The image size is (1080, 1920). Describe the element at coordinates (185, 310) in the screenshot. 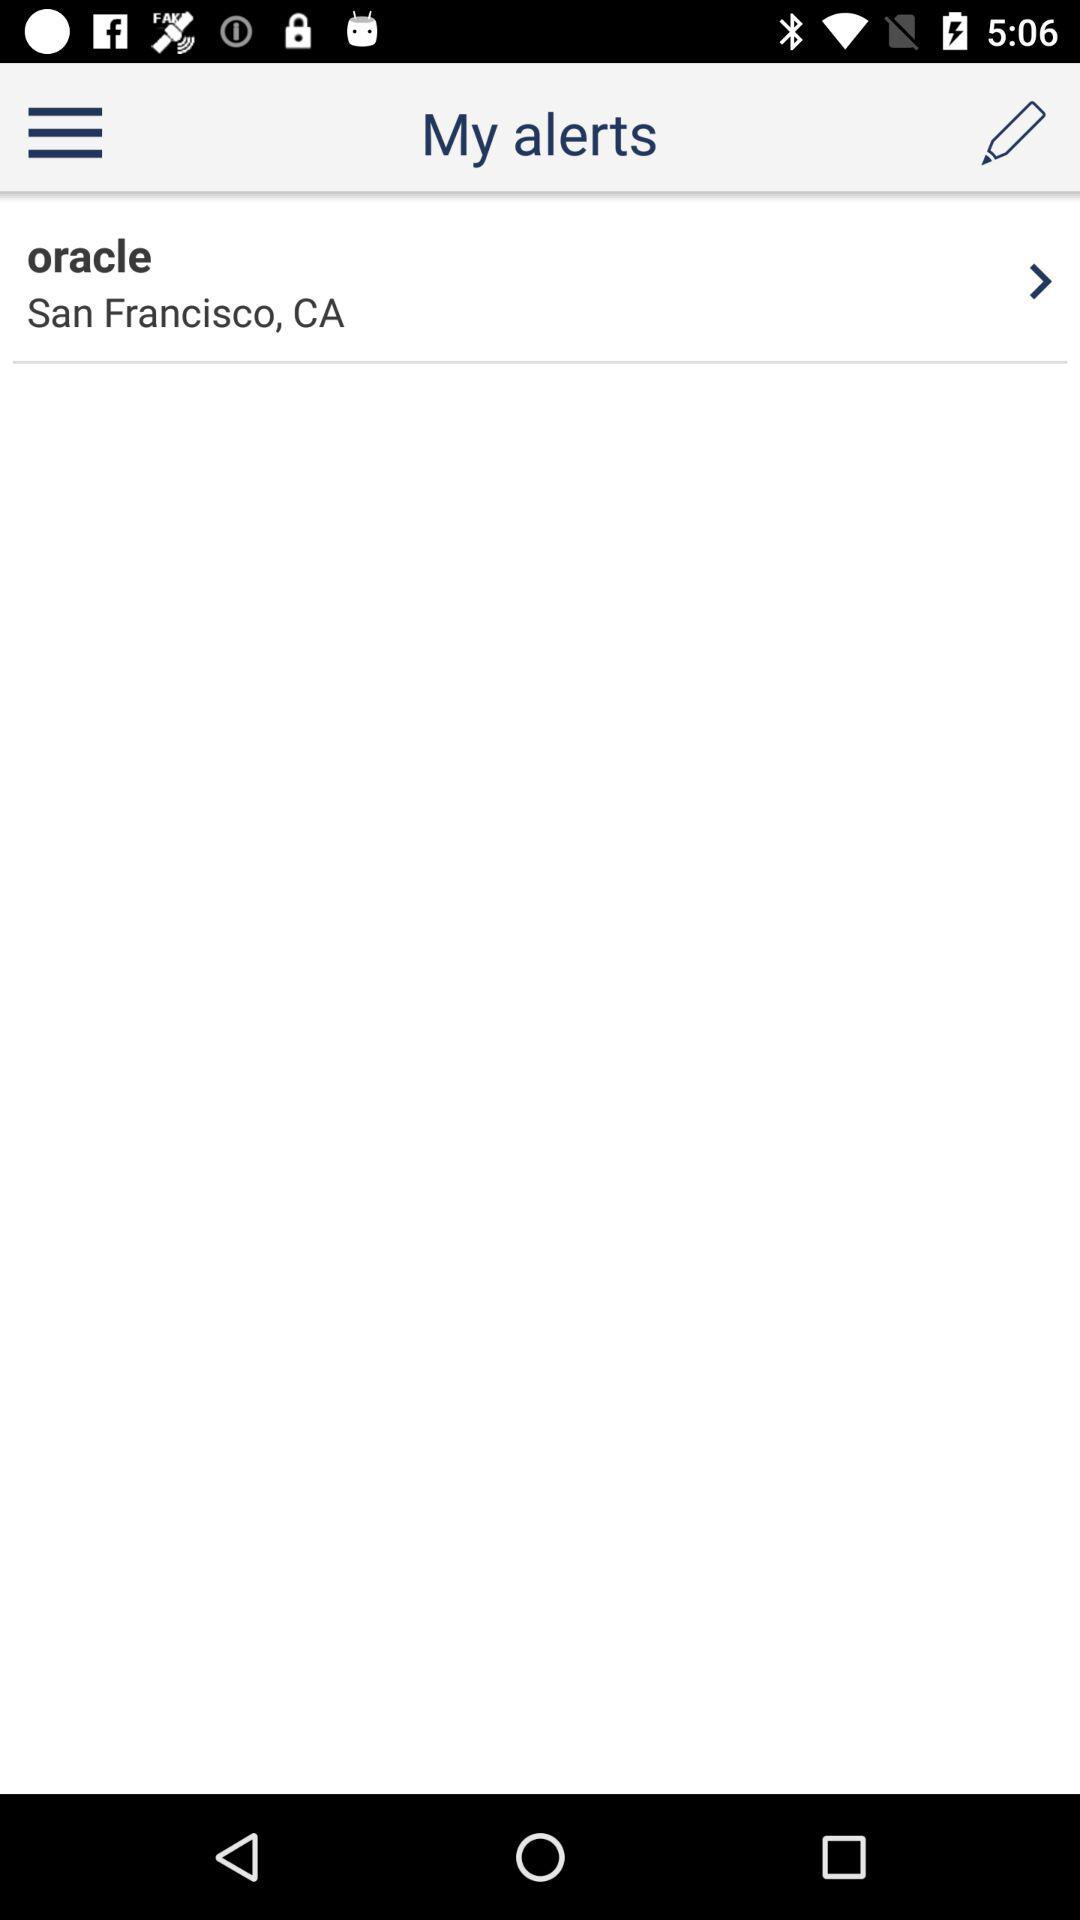

I see `the item below the oracle icon` at that location.